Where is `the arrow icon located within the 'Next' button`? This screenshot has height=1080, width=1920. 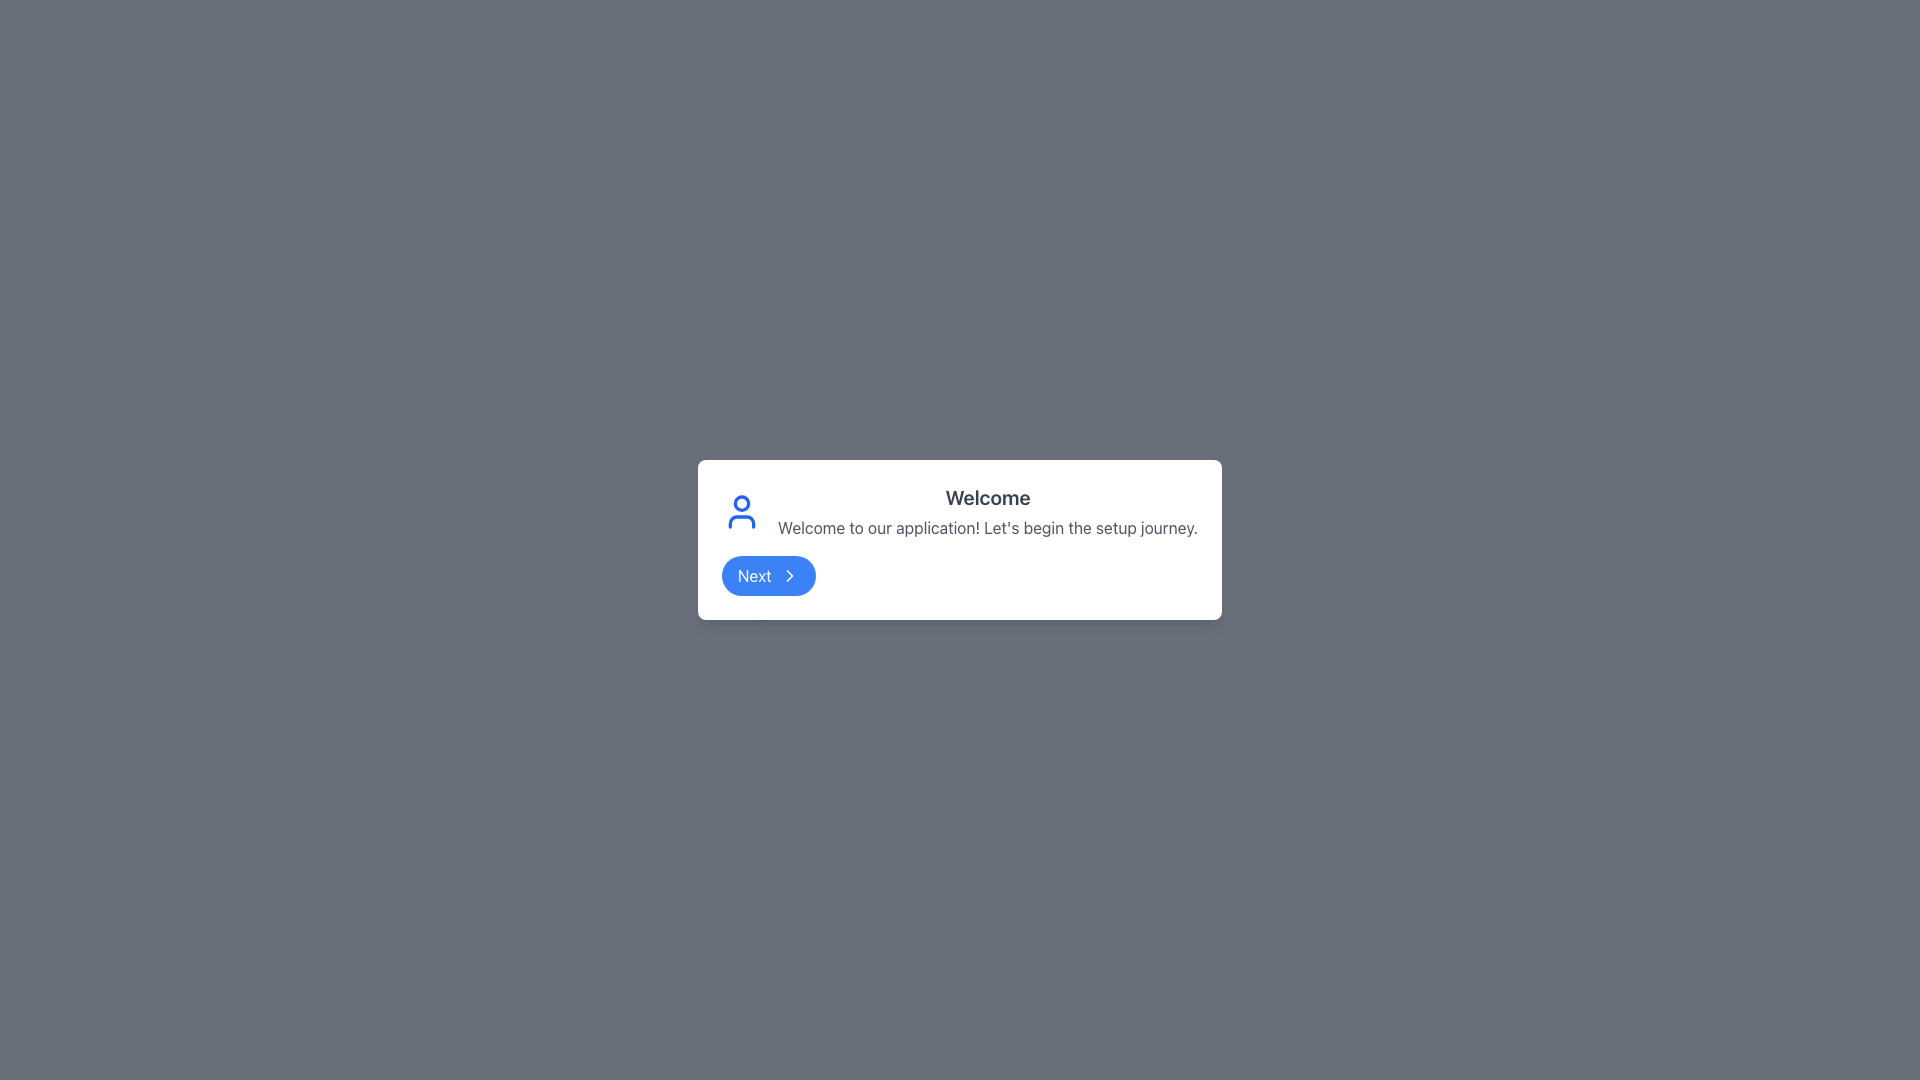
the arrow icon located within the 'Next' button is located at coordinates (788, 575).